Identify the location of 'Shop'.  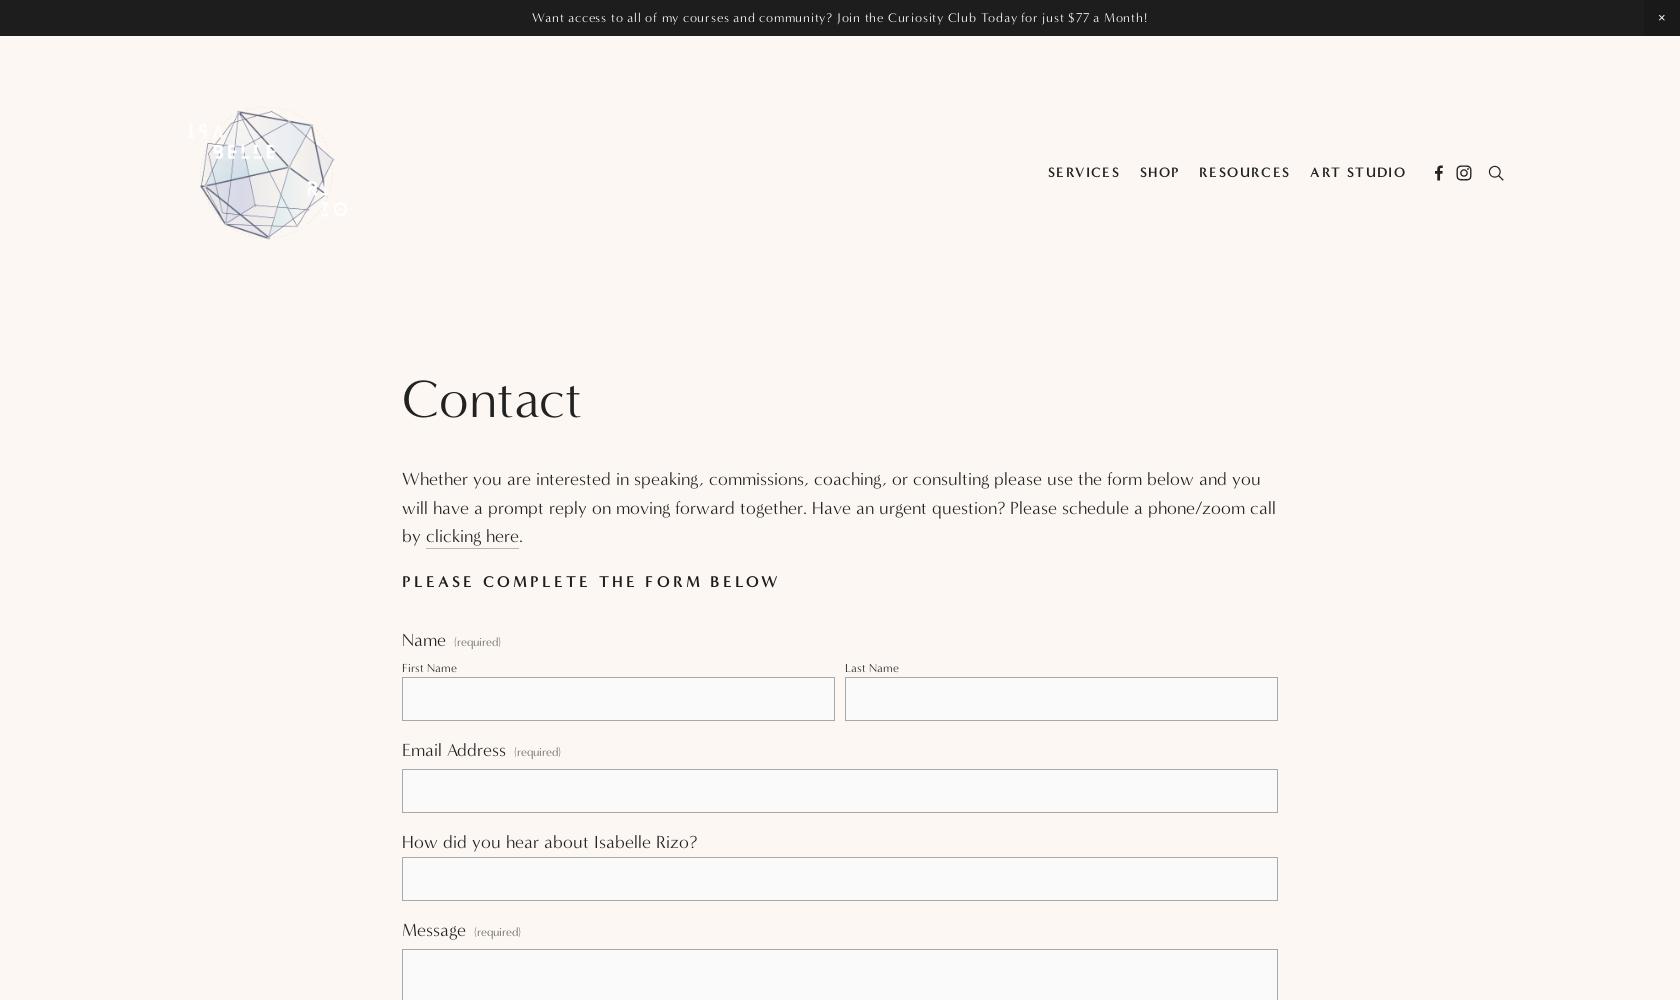
(1159, 171).